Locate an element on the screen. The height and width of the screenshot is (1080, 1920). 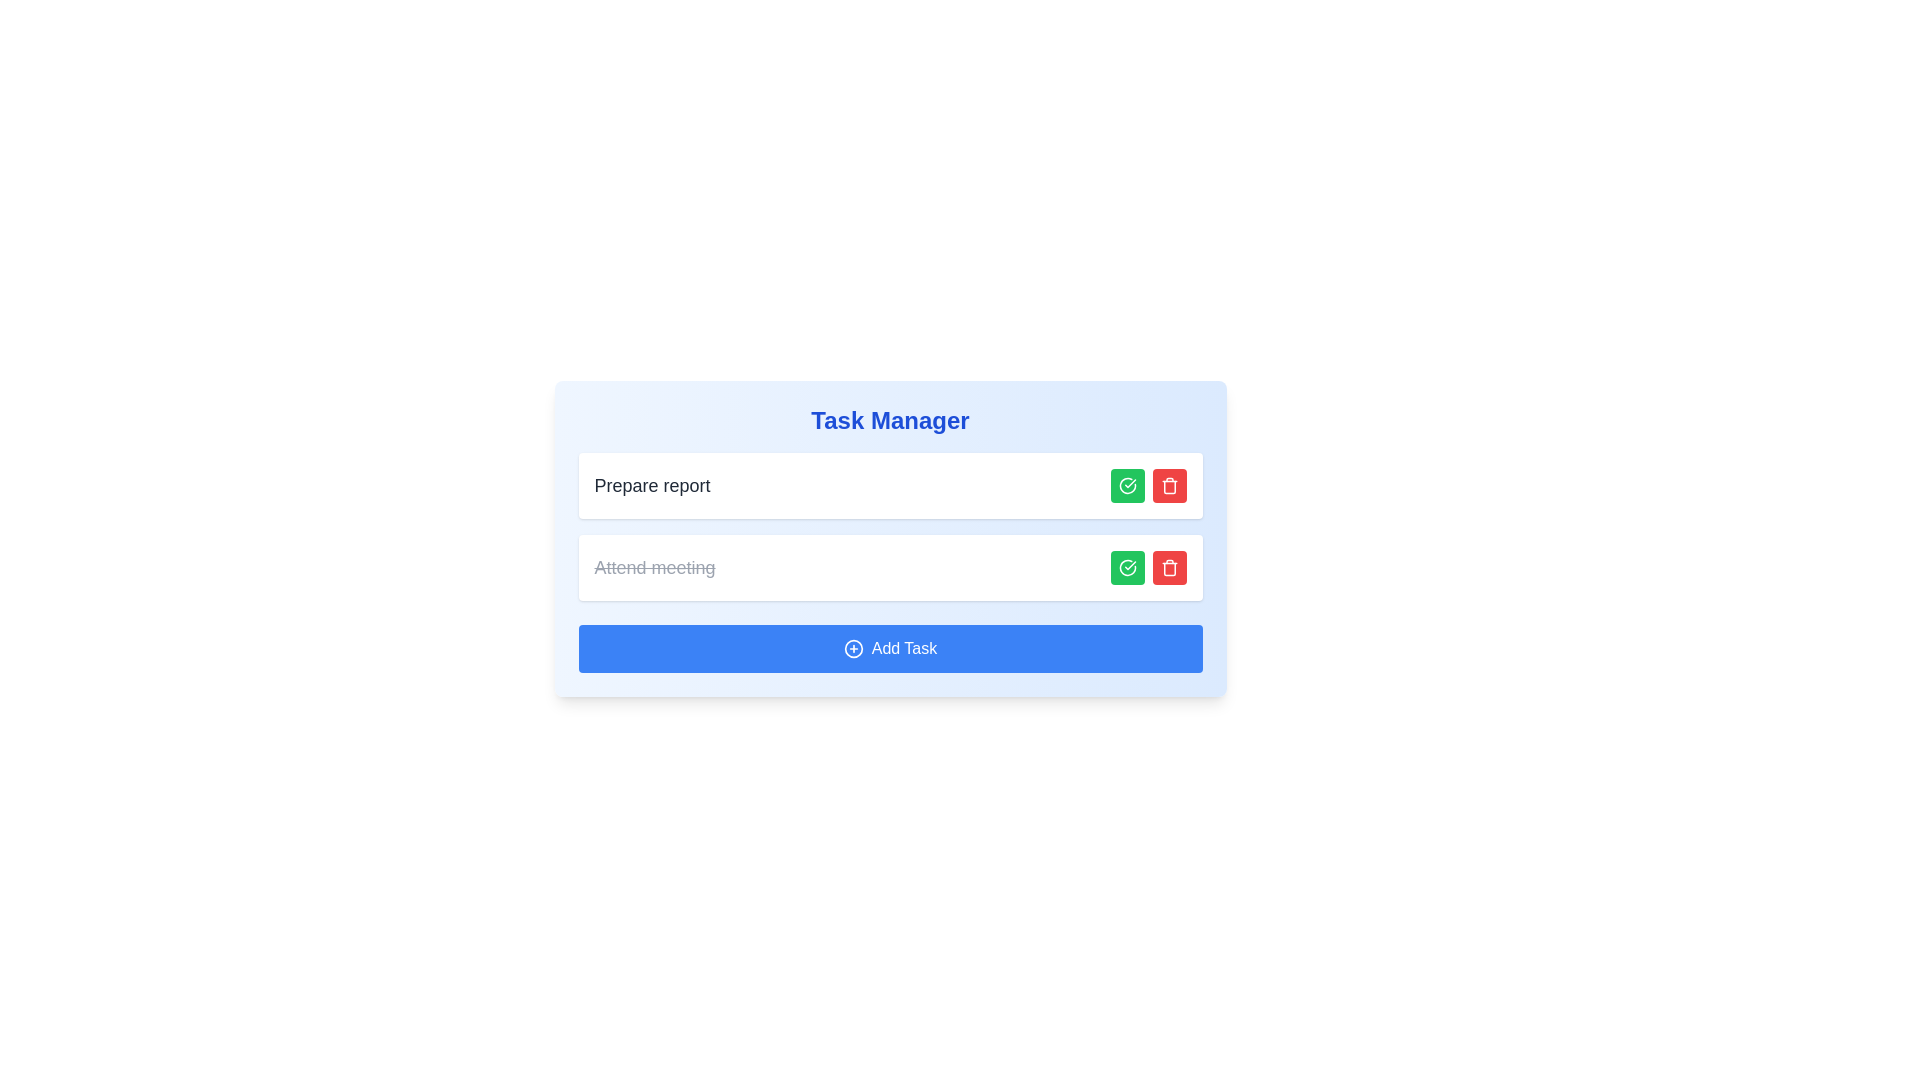
the Check icon button located on the right side of the second task row in the task manager interface to mark the task 'Attend meeting' as complete is located at coordinates (1127, 567).